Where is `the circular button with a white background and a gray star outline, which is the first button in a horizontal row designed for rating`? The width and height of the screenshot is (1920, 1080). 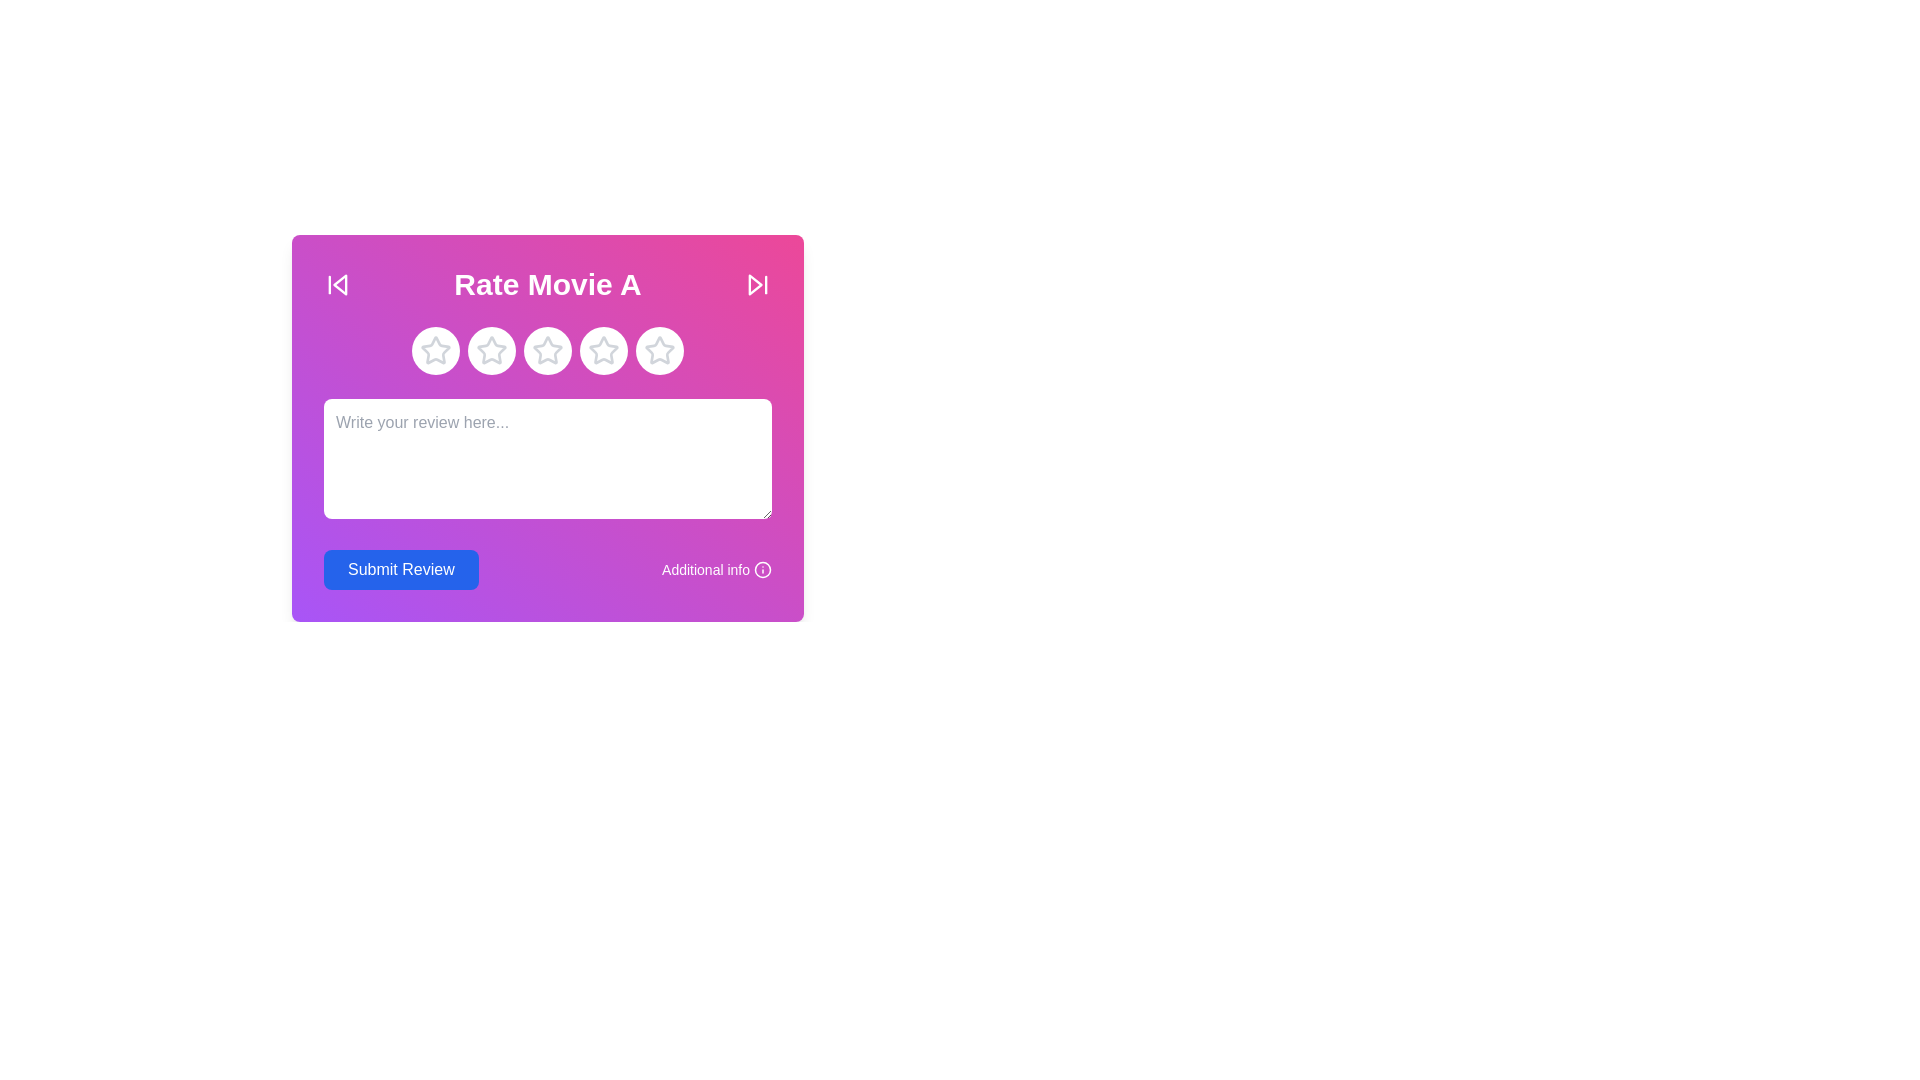 the circular button with a white background and a gray star outline, which is the first button in a horizontal row designed for rating is located at coordinates (435, 350).